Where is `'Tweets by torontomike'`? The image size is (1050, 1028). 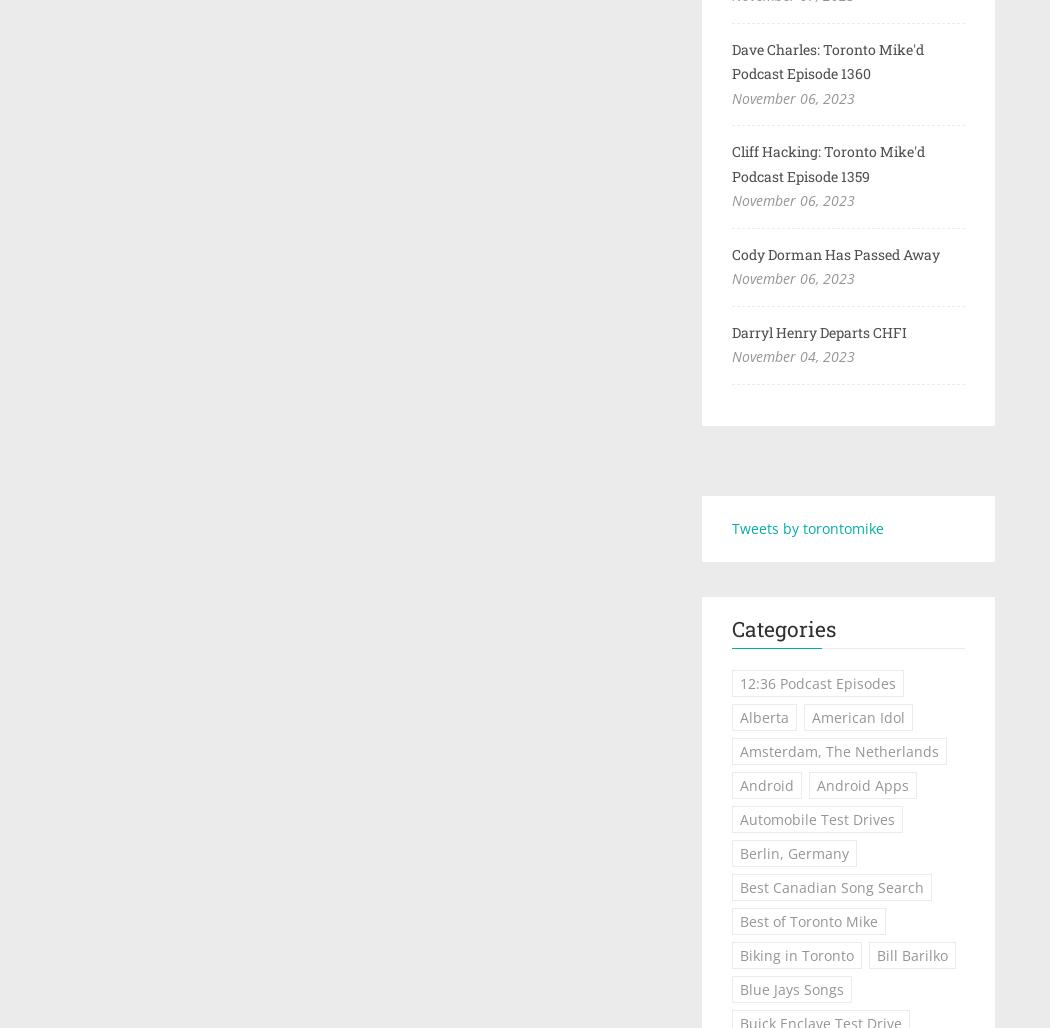
'Tweets by torontomike' is located at coordinates (806, 527).